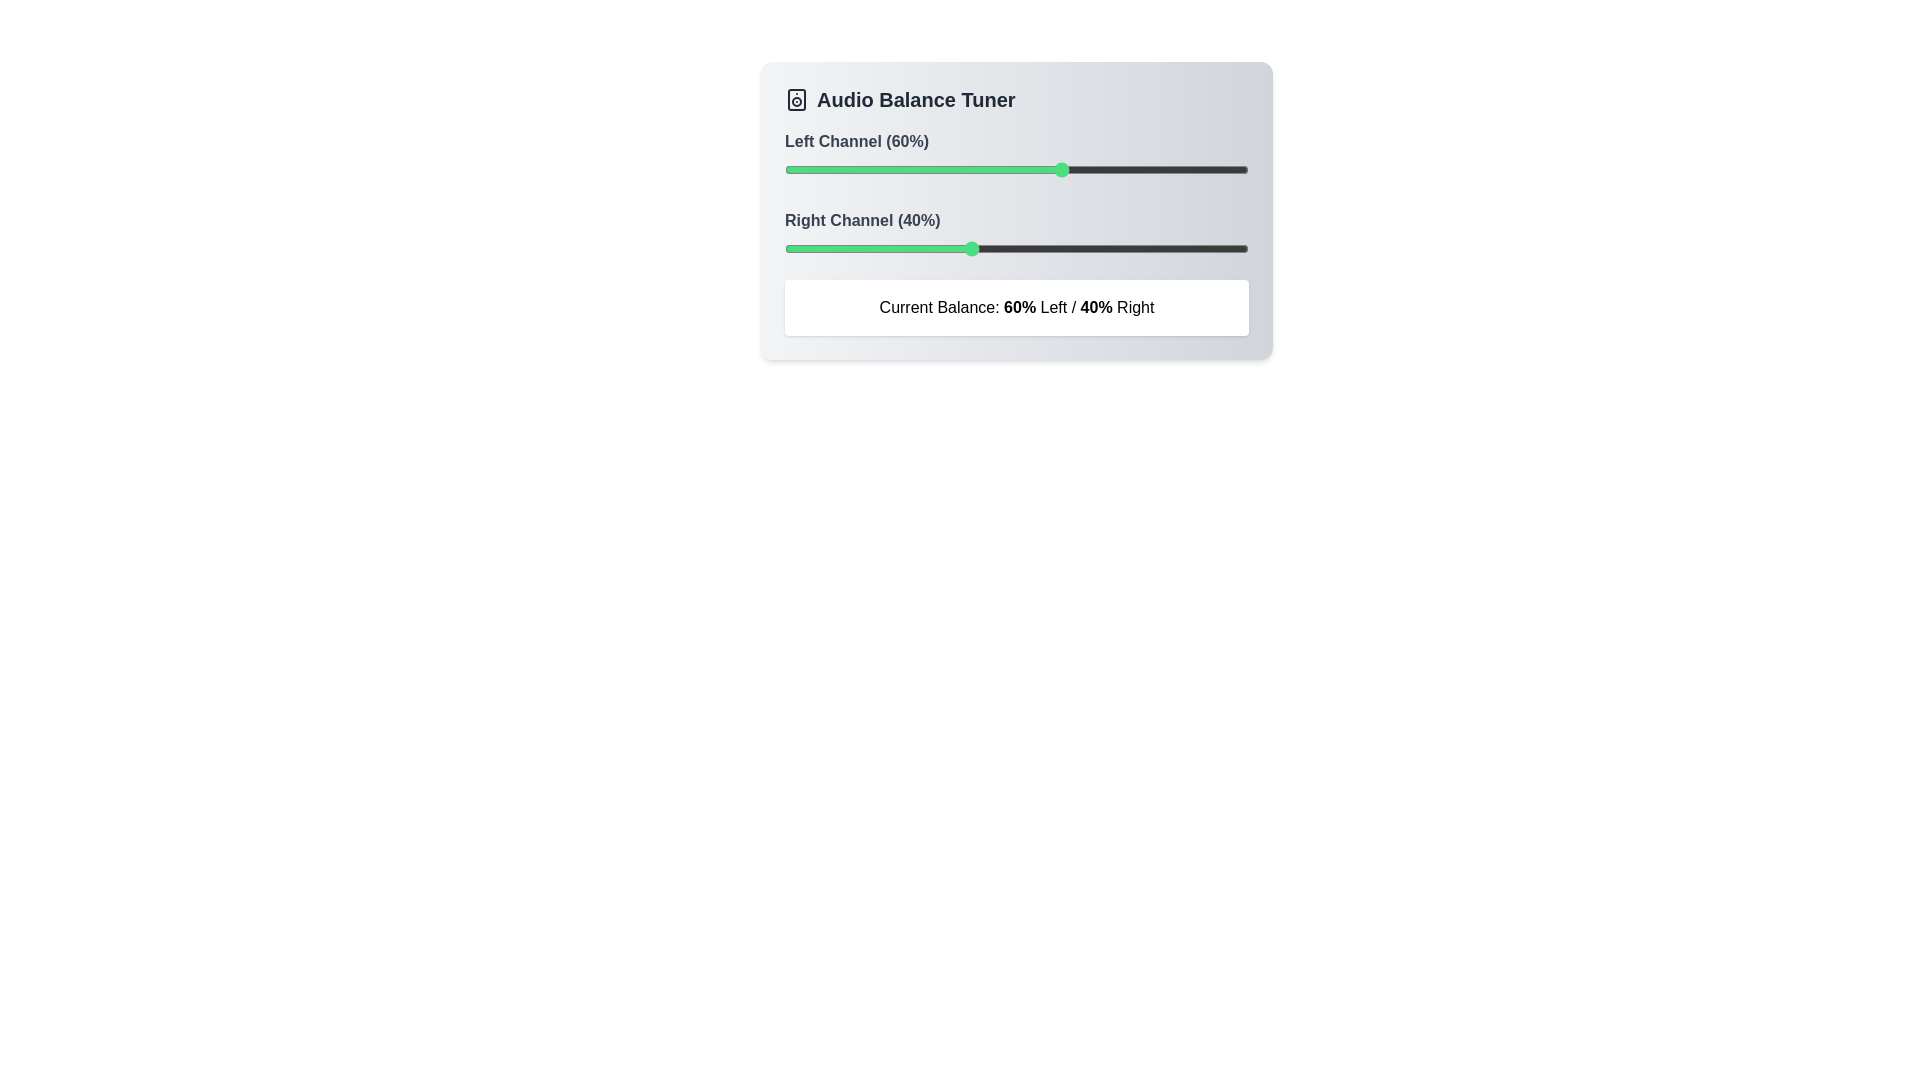 The image size is (1920, 1080). I want to click on the balance of the 0 channel to 71%, so click(1113, 168).